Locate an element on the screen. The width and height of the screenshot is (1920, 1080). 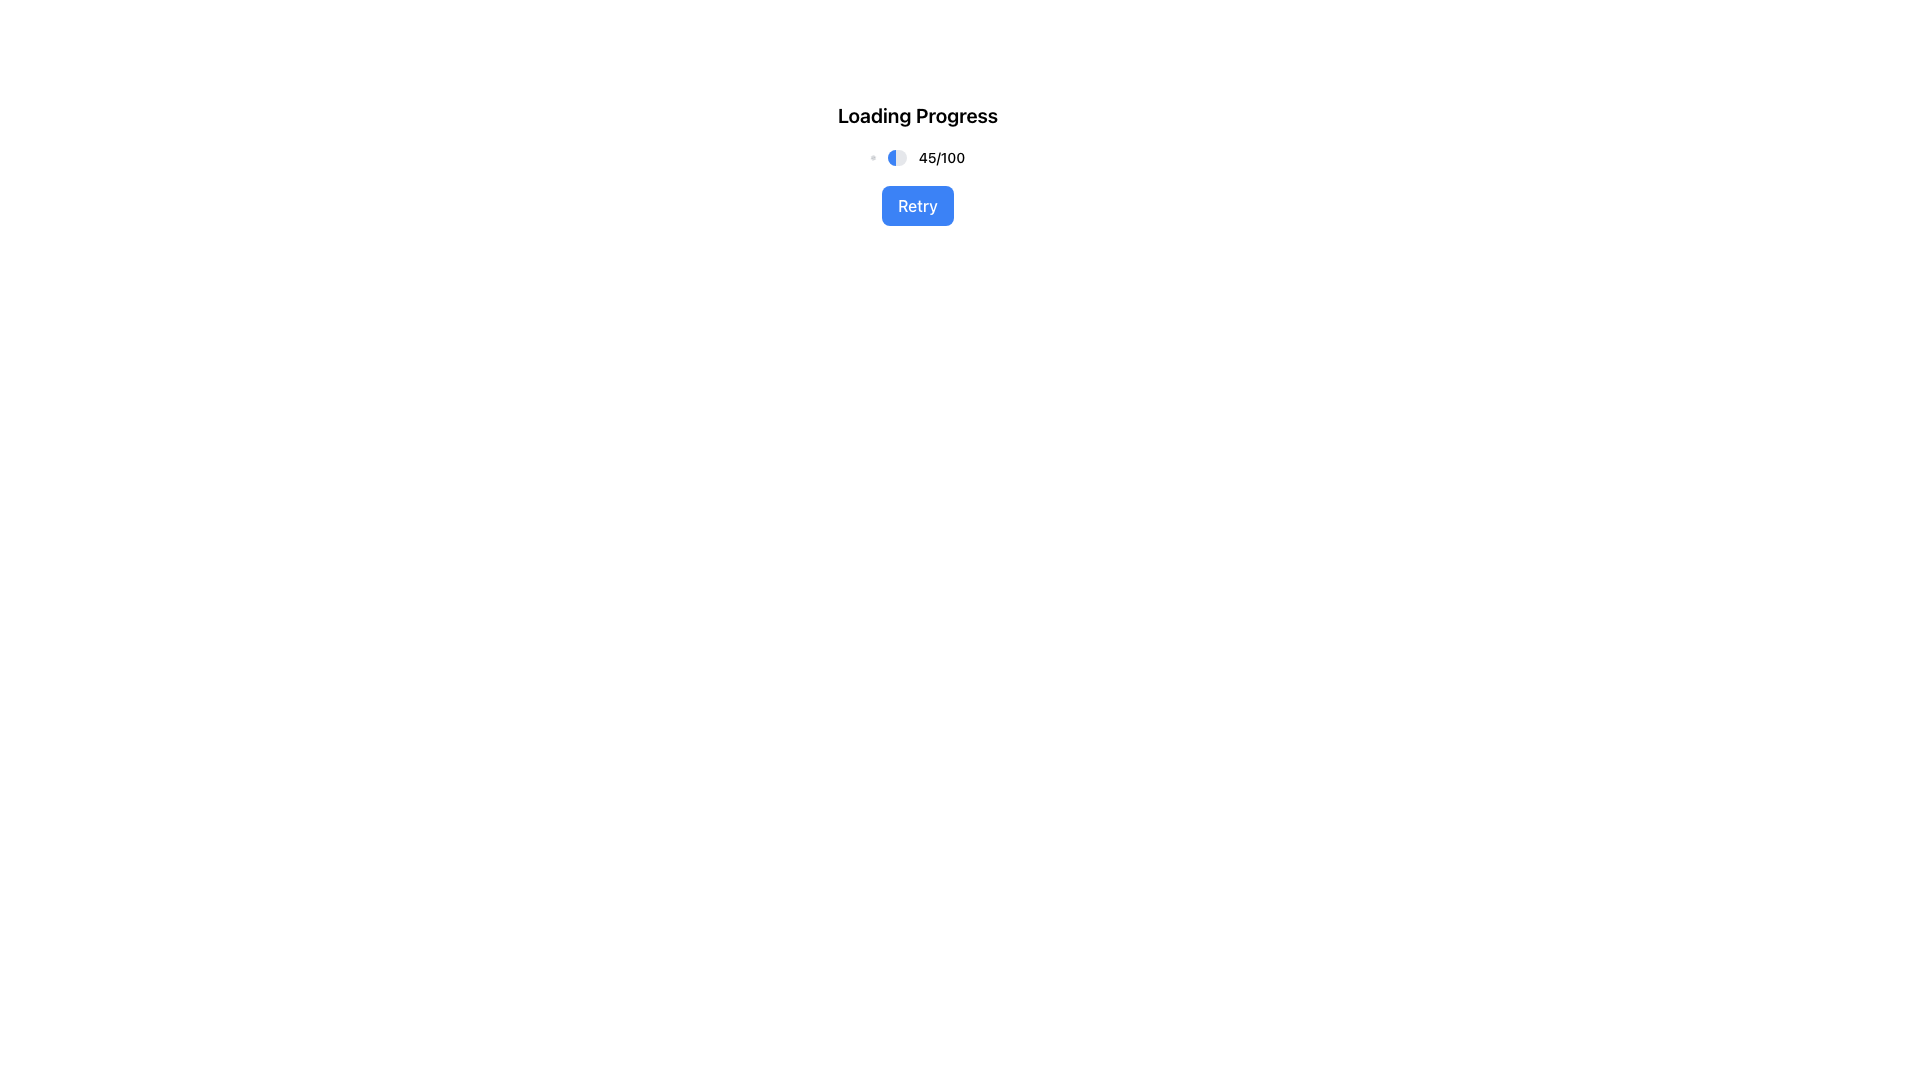
the retry button located below the progress indicators is located at coordinates (916, 205).